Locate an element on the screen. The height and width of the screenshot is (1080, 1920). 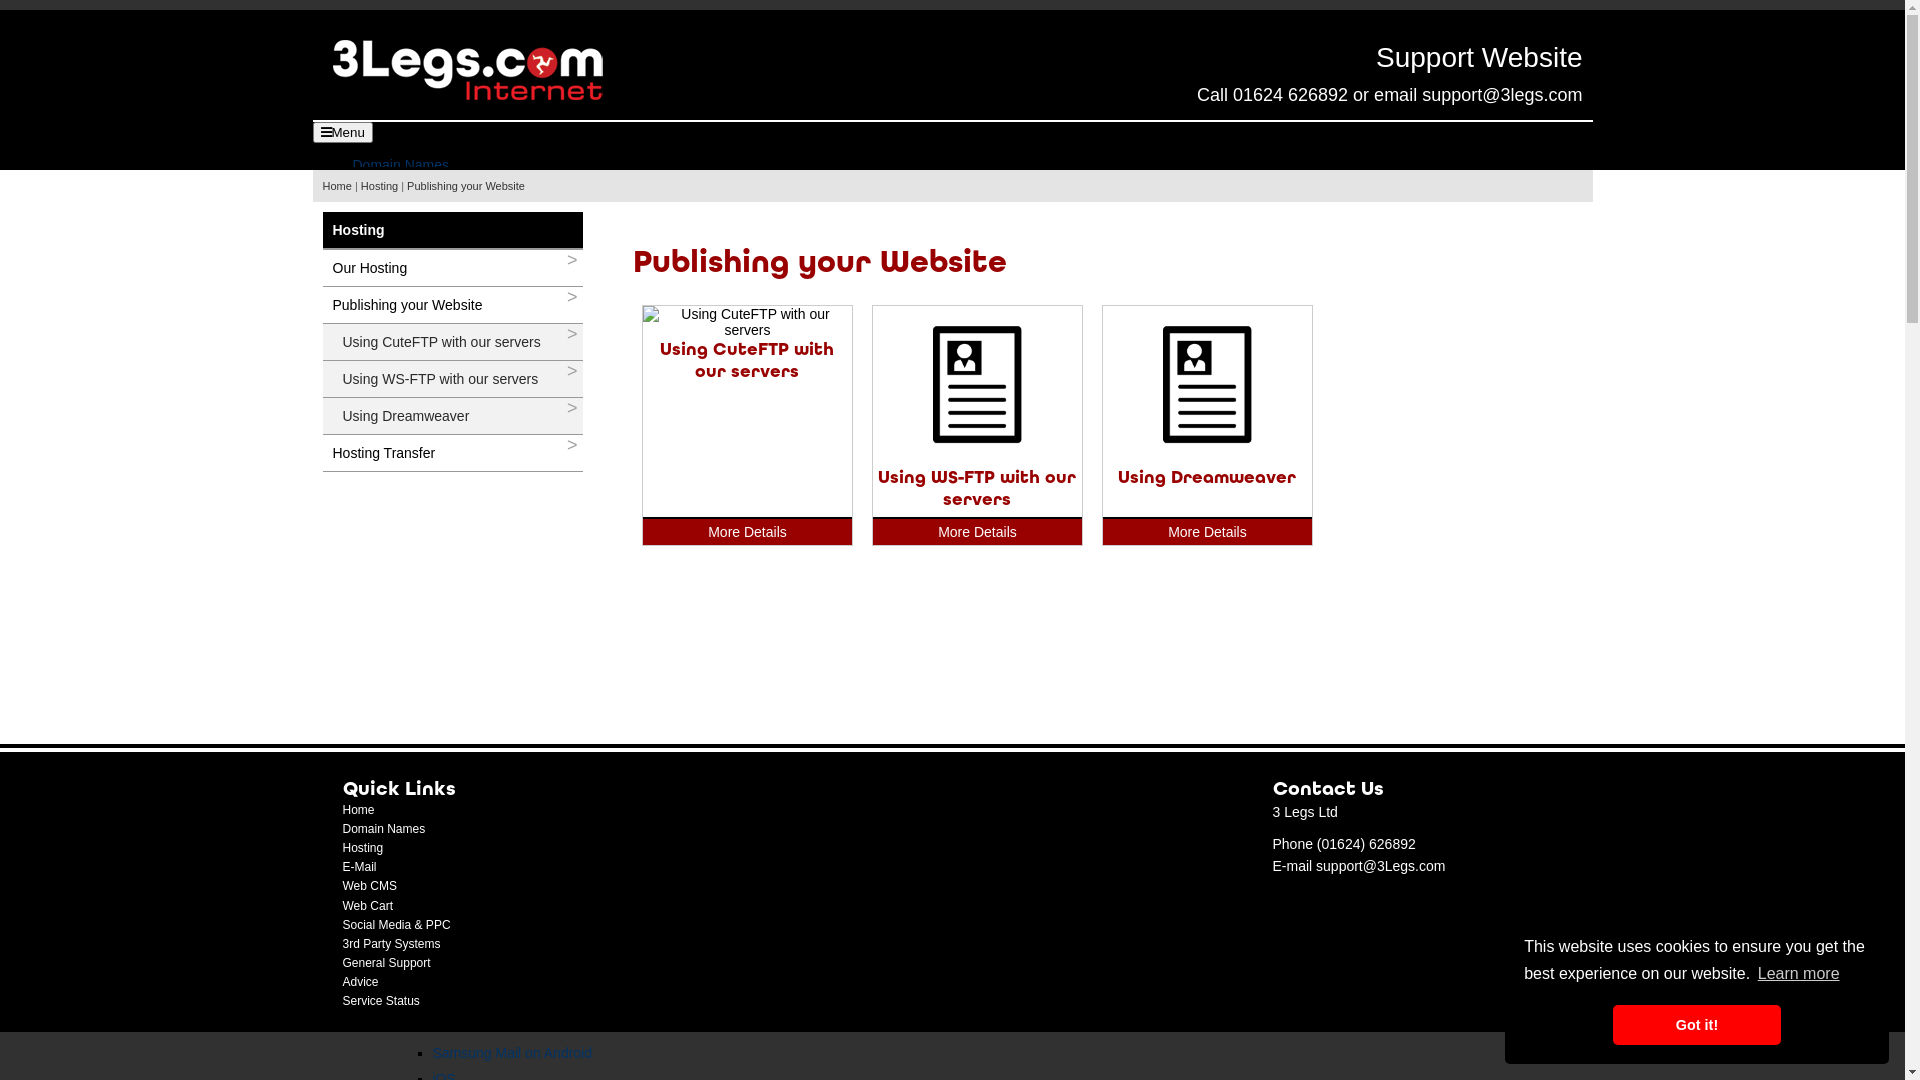
'General Support' is located at coordinates (341, 962).